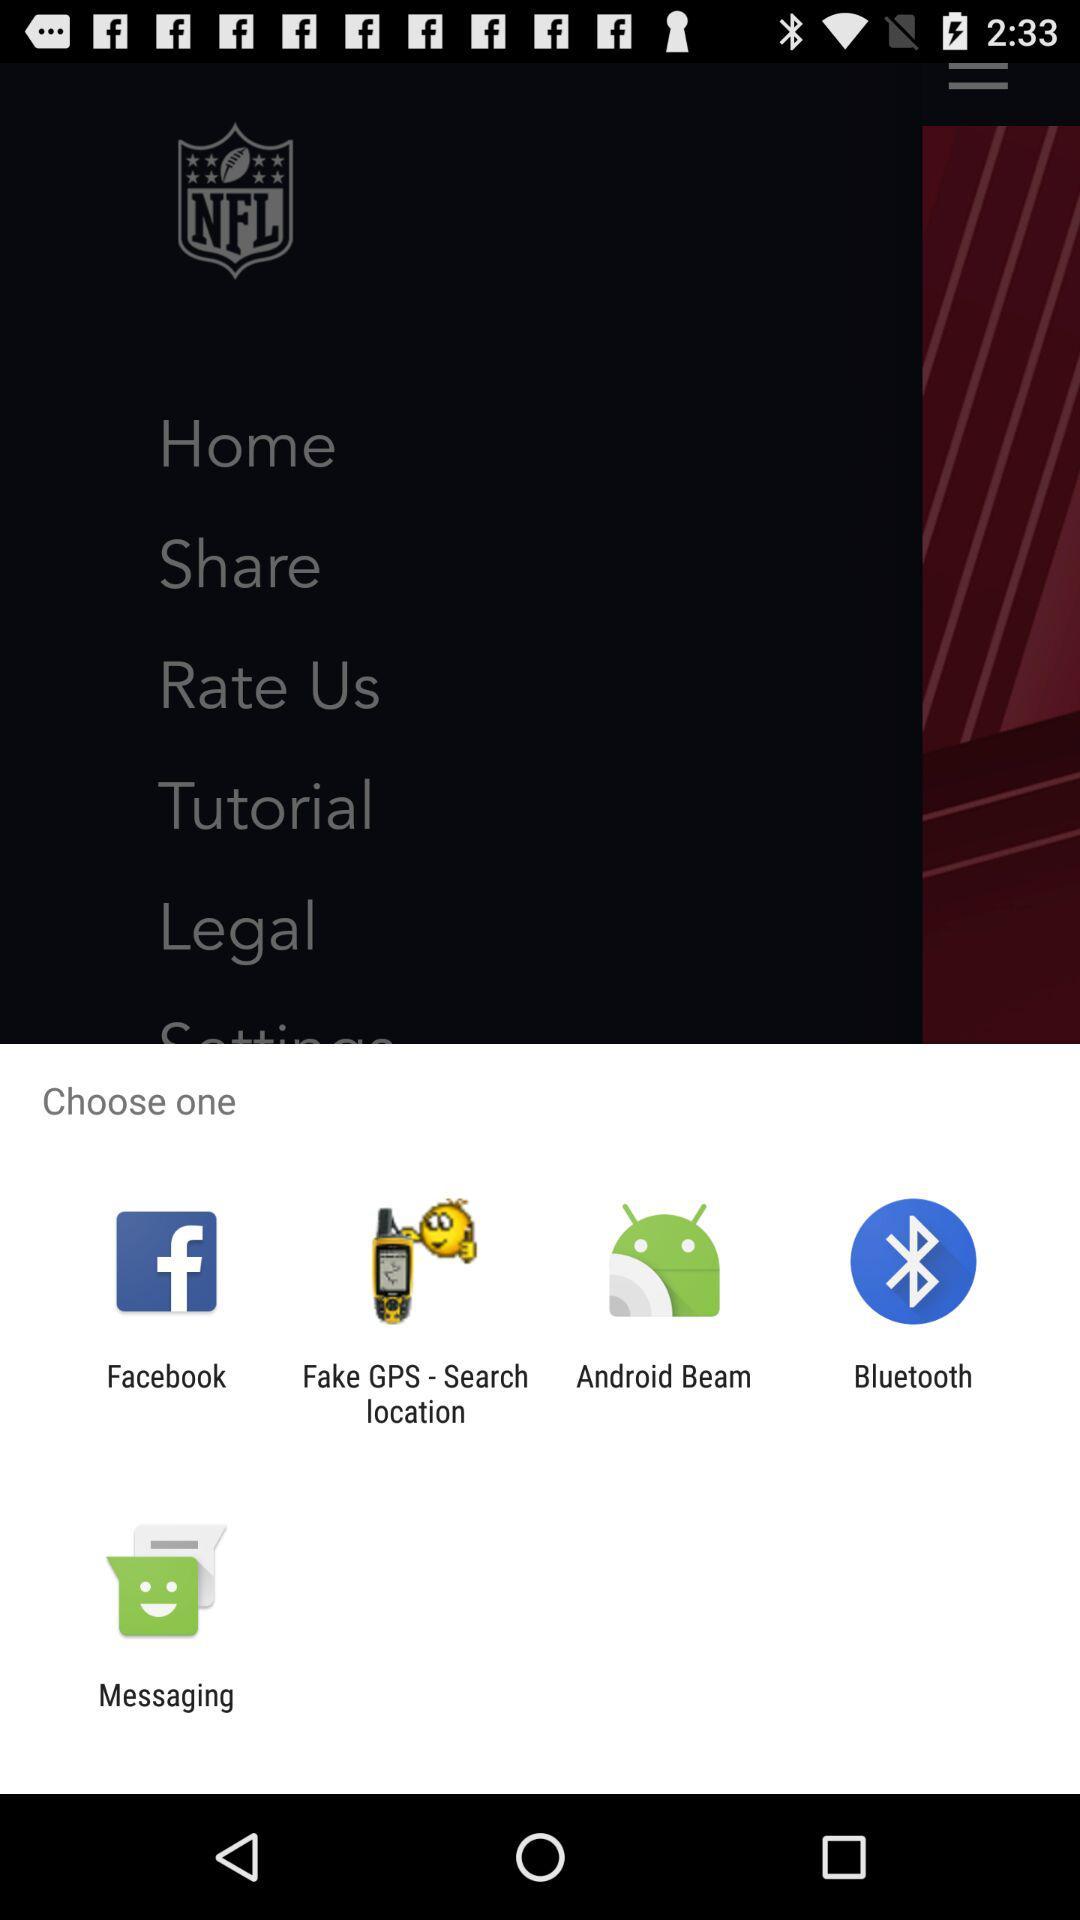 This screenshot has width=1080, height=1920. Describe the element at coordinates (414, 1392) in the screenshot. I see `icon next to facebook` at that location.